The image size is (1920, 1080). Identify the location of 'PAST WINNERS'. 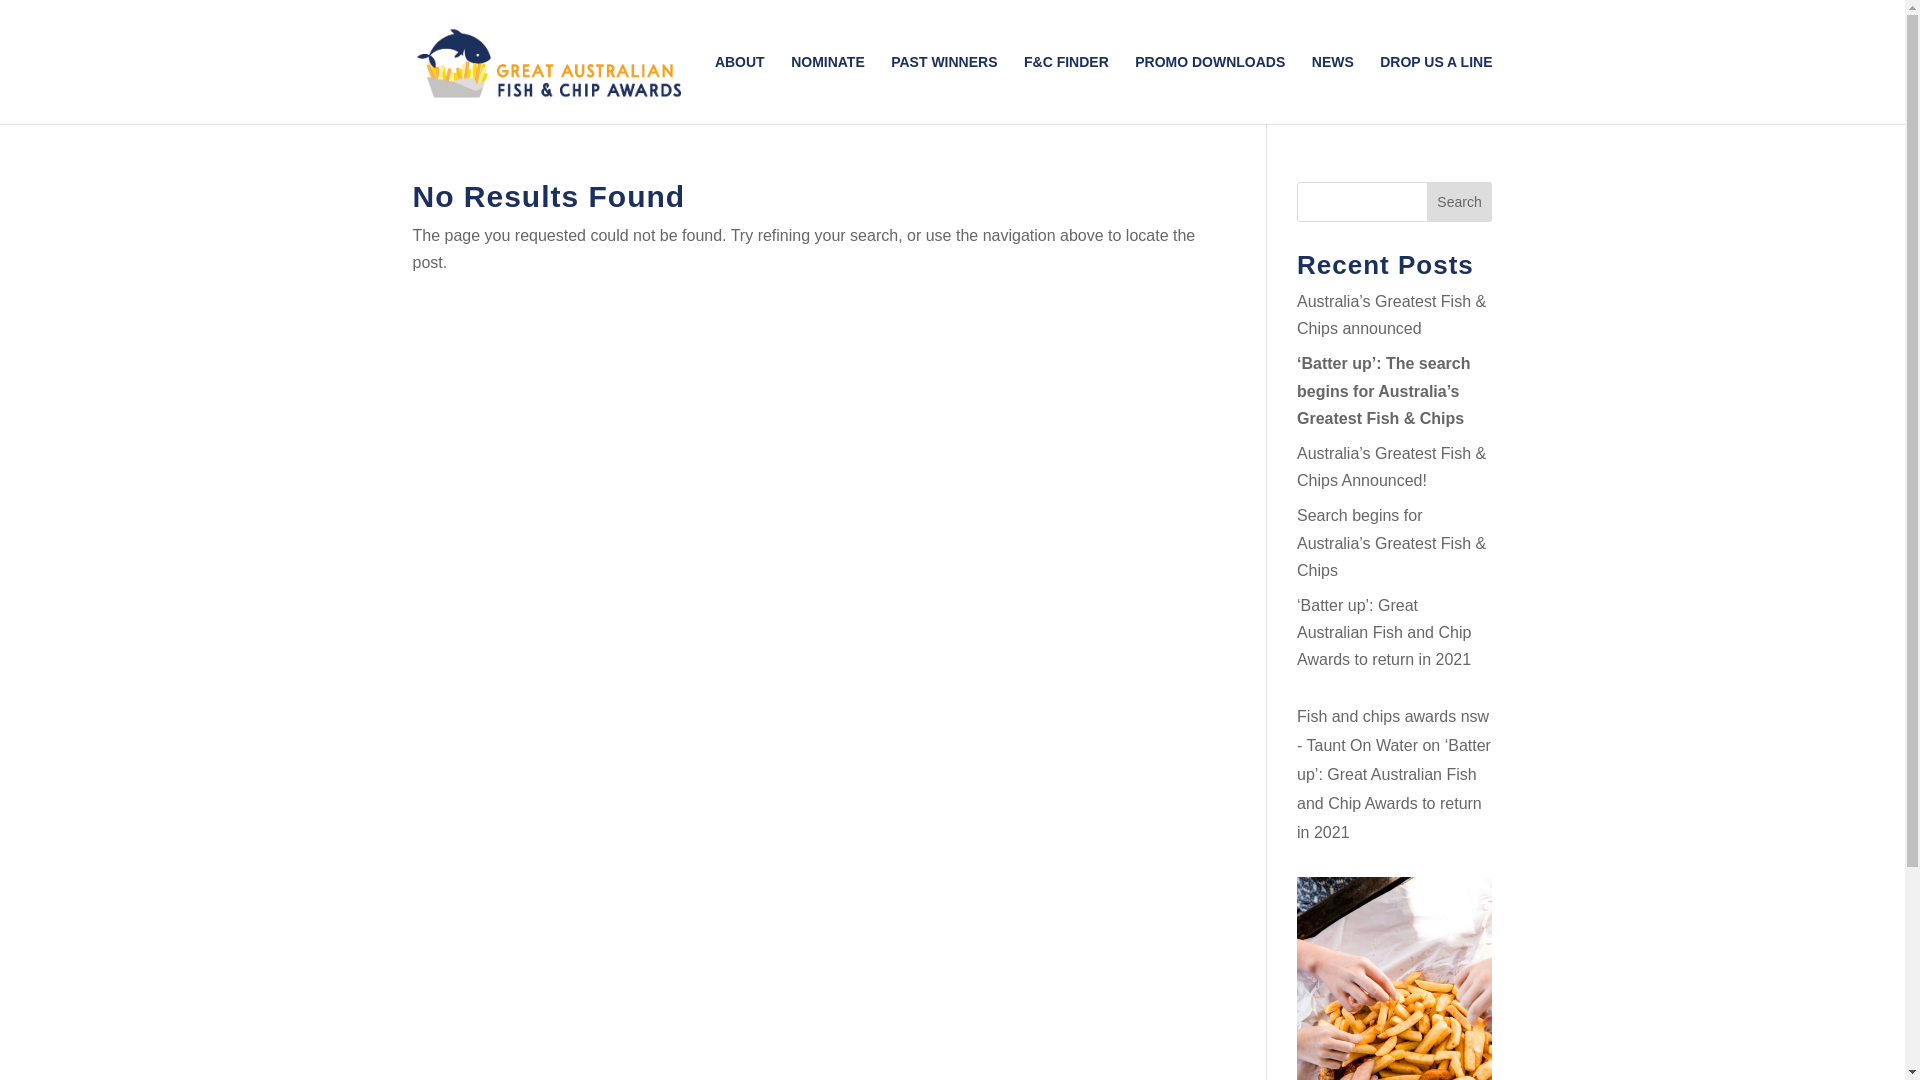
(943, 88).